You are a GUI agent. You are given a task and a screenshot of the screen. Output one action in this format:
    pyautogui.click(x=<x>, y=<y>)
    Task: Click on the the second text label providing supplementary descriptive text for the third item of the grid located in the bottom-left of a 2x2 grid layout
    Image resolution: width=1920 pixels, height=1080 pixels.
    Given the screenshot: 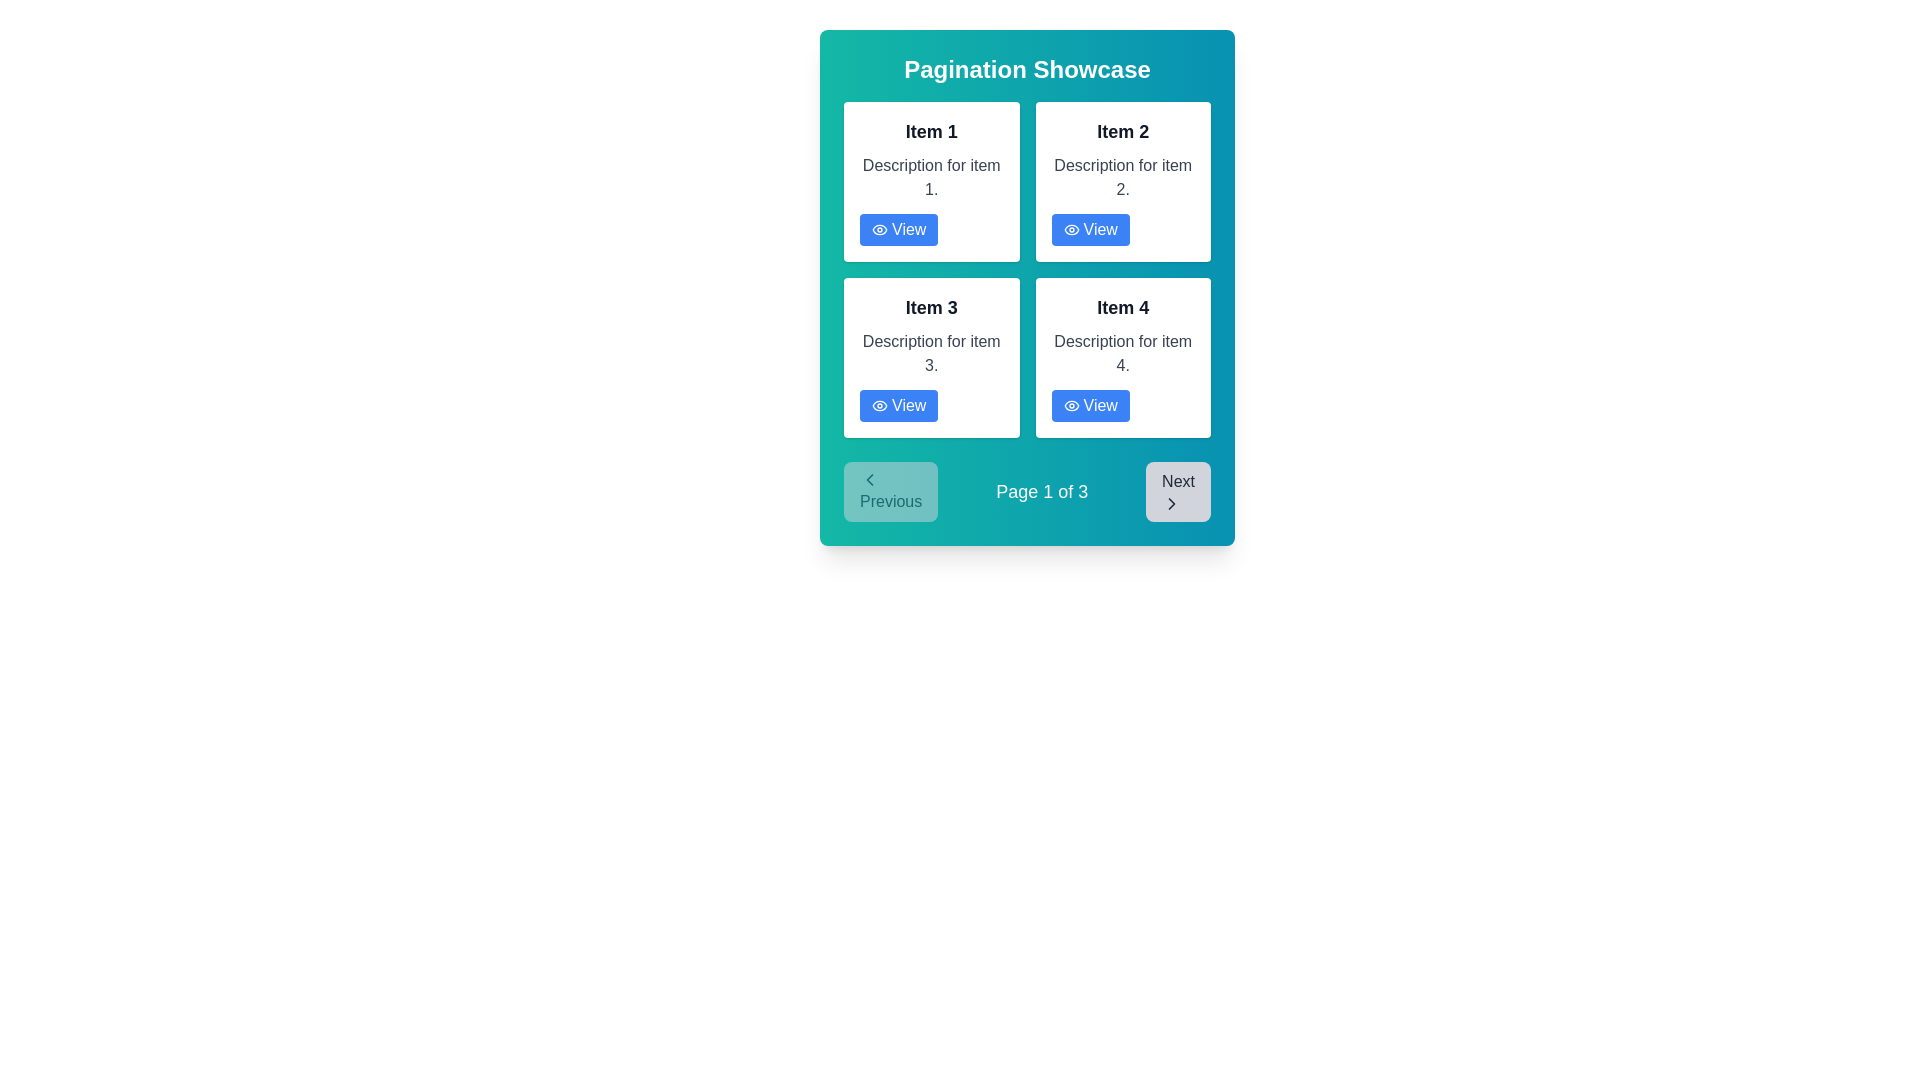 What is the action you would take?
    pyautogui.click(x=930, y=353)
    